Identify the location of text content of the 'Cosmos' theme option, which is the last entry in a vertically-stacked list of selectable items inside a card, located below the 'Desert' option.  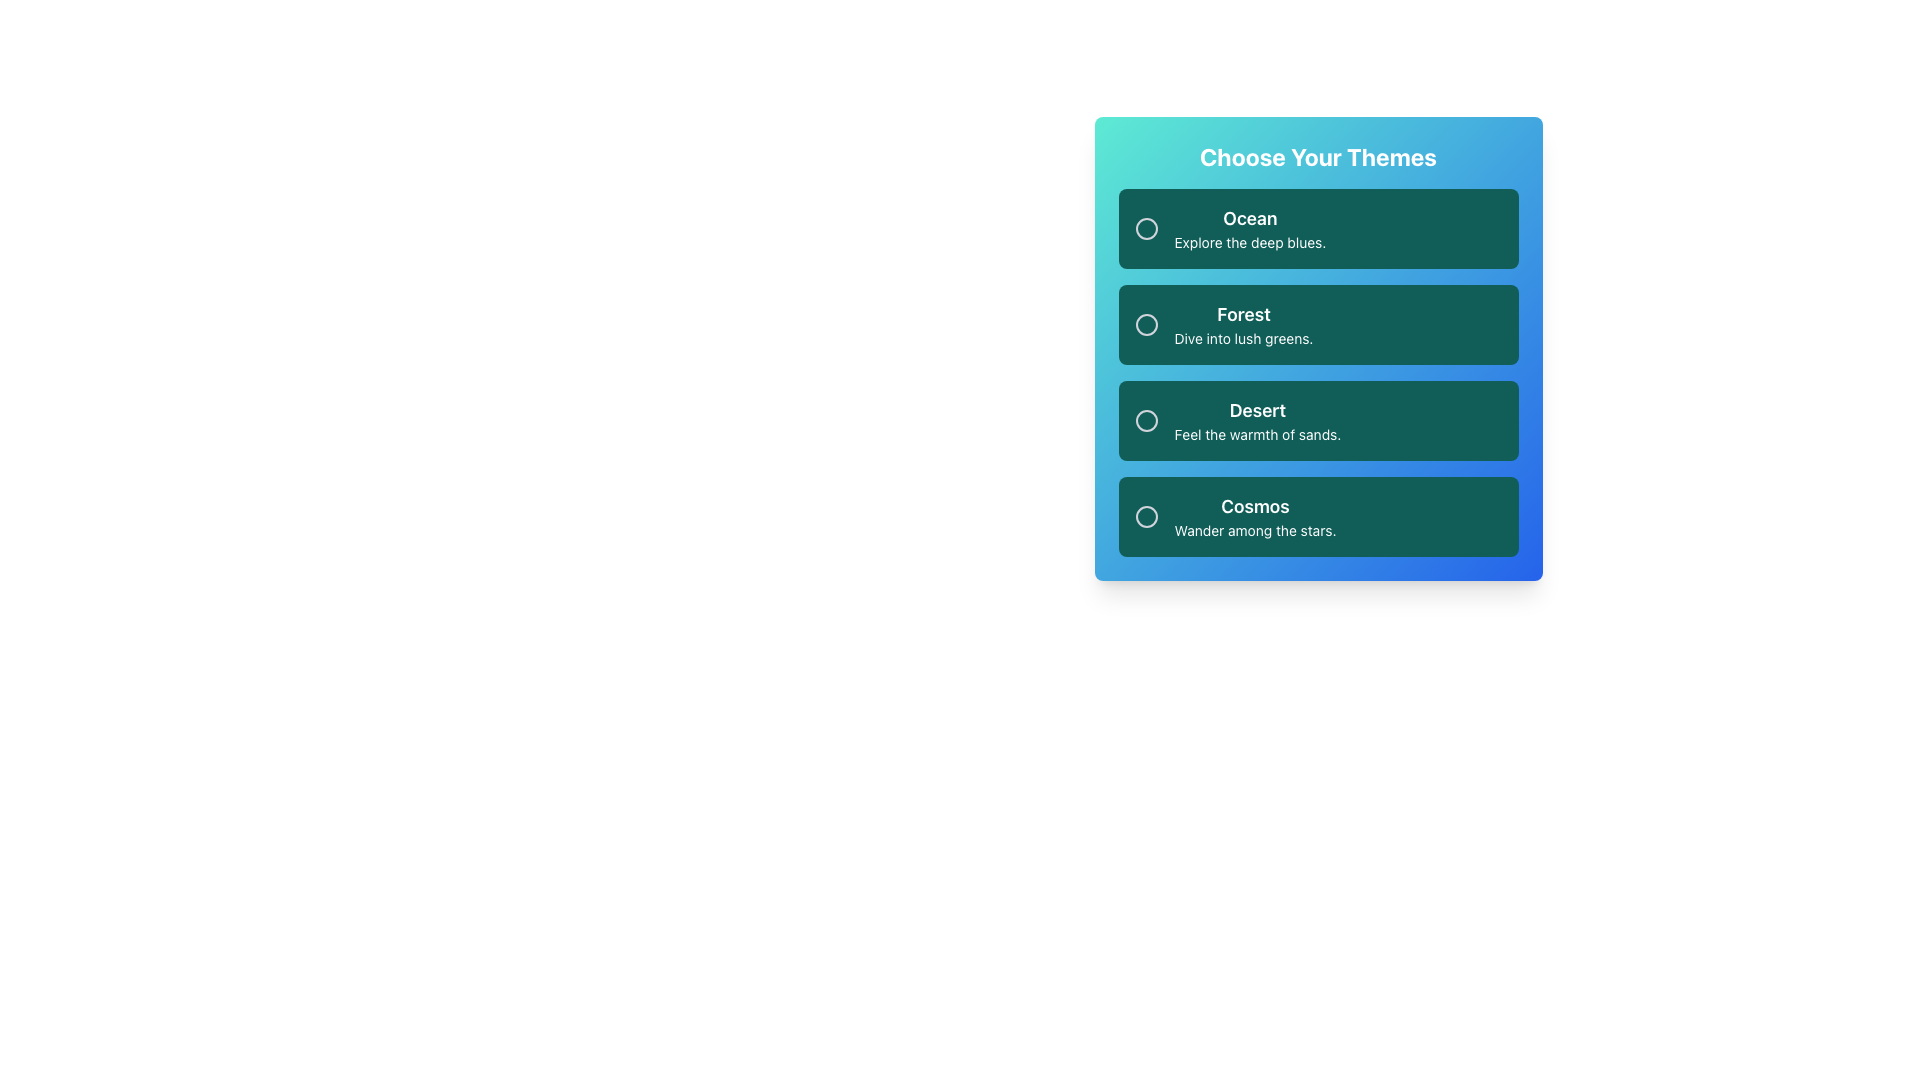
(1254, 515).